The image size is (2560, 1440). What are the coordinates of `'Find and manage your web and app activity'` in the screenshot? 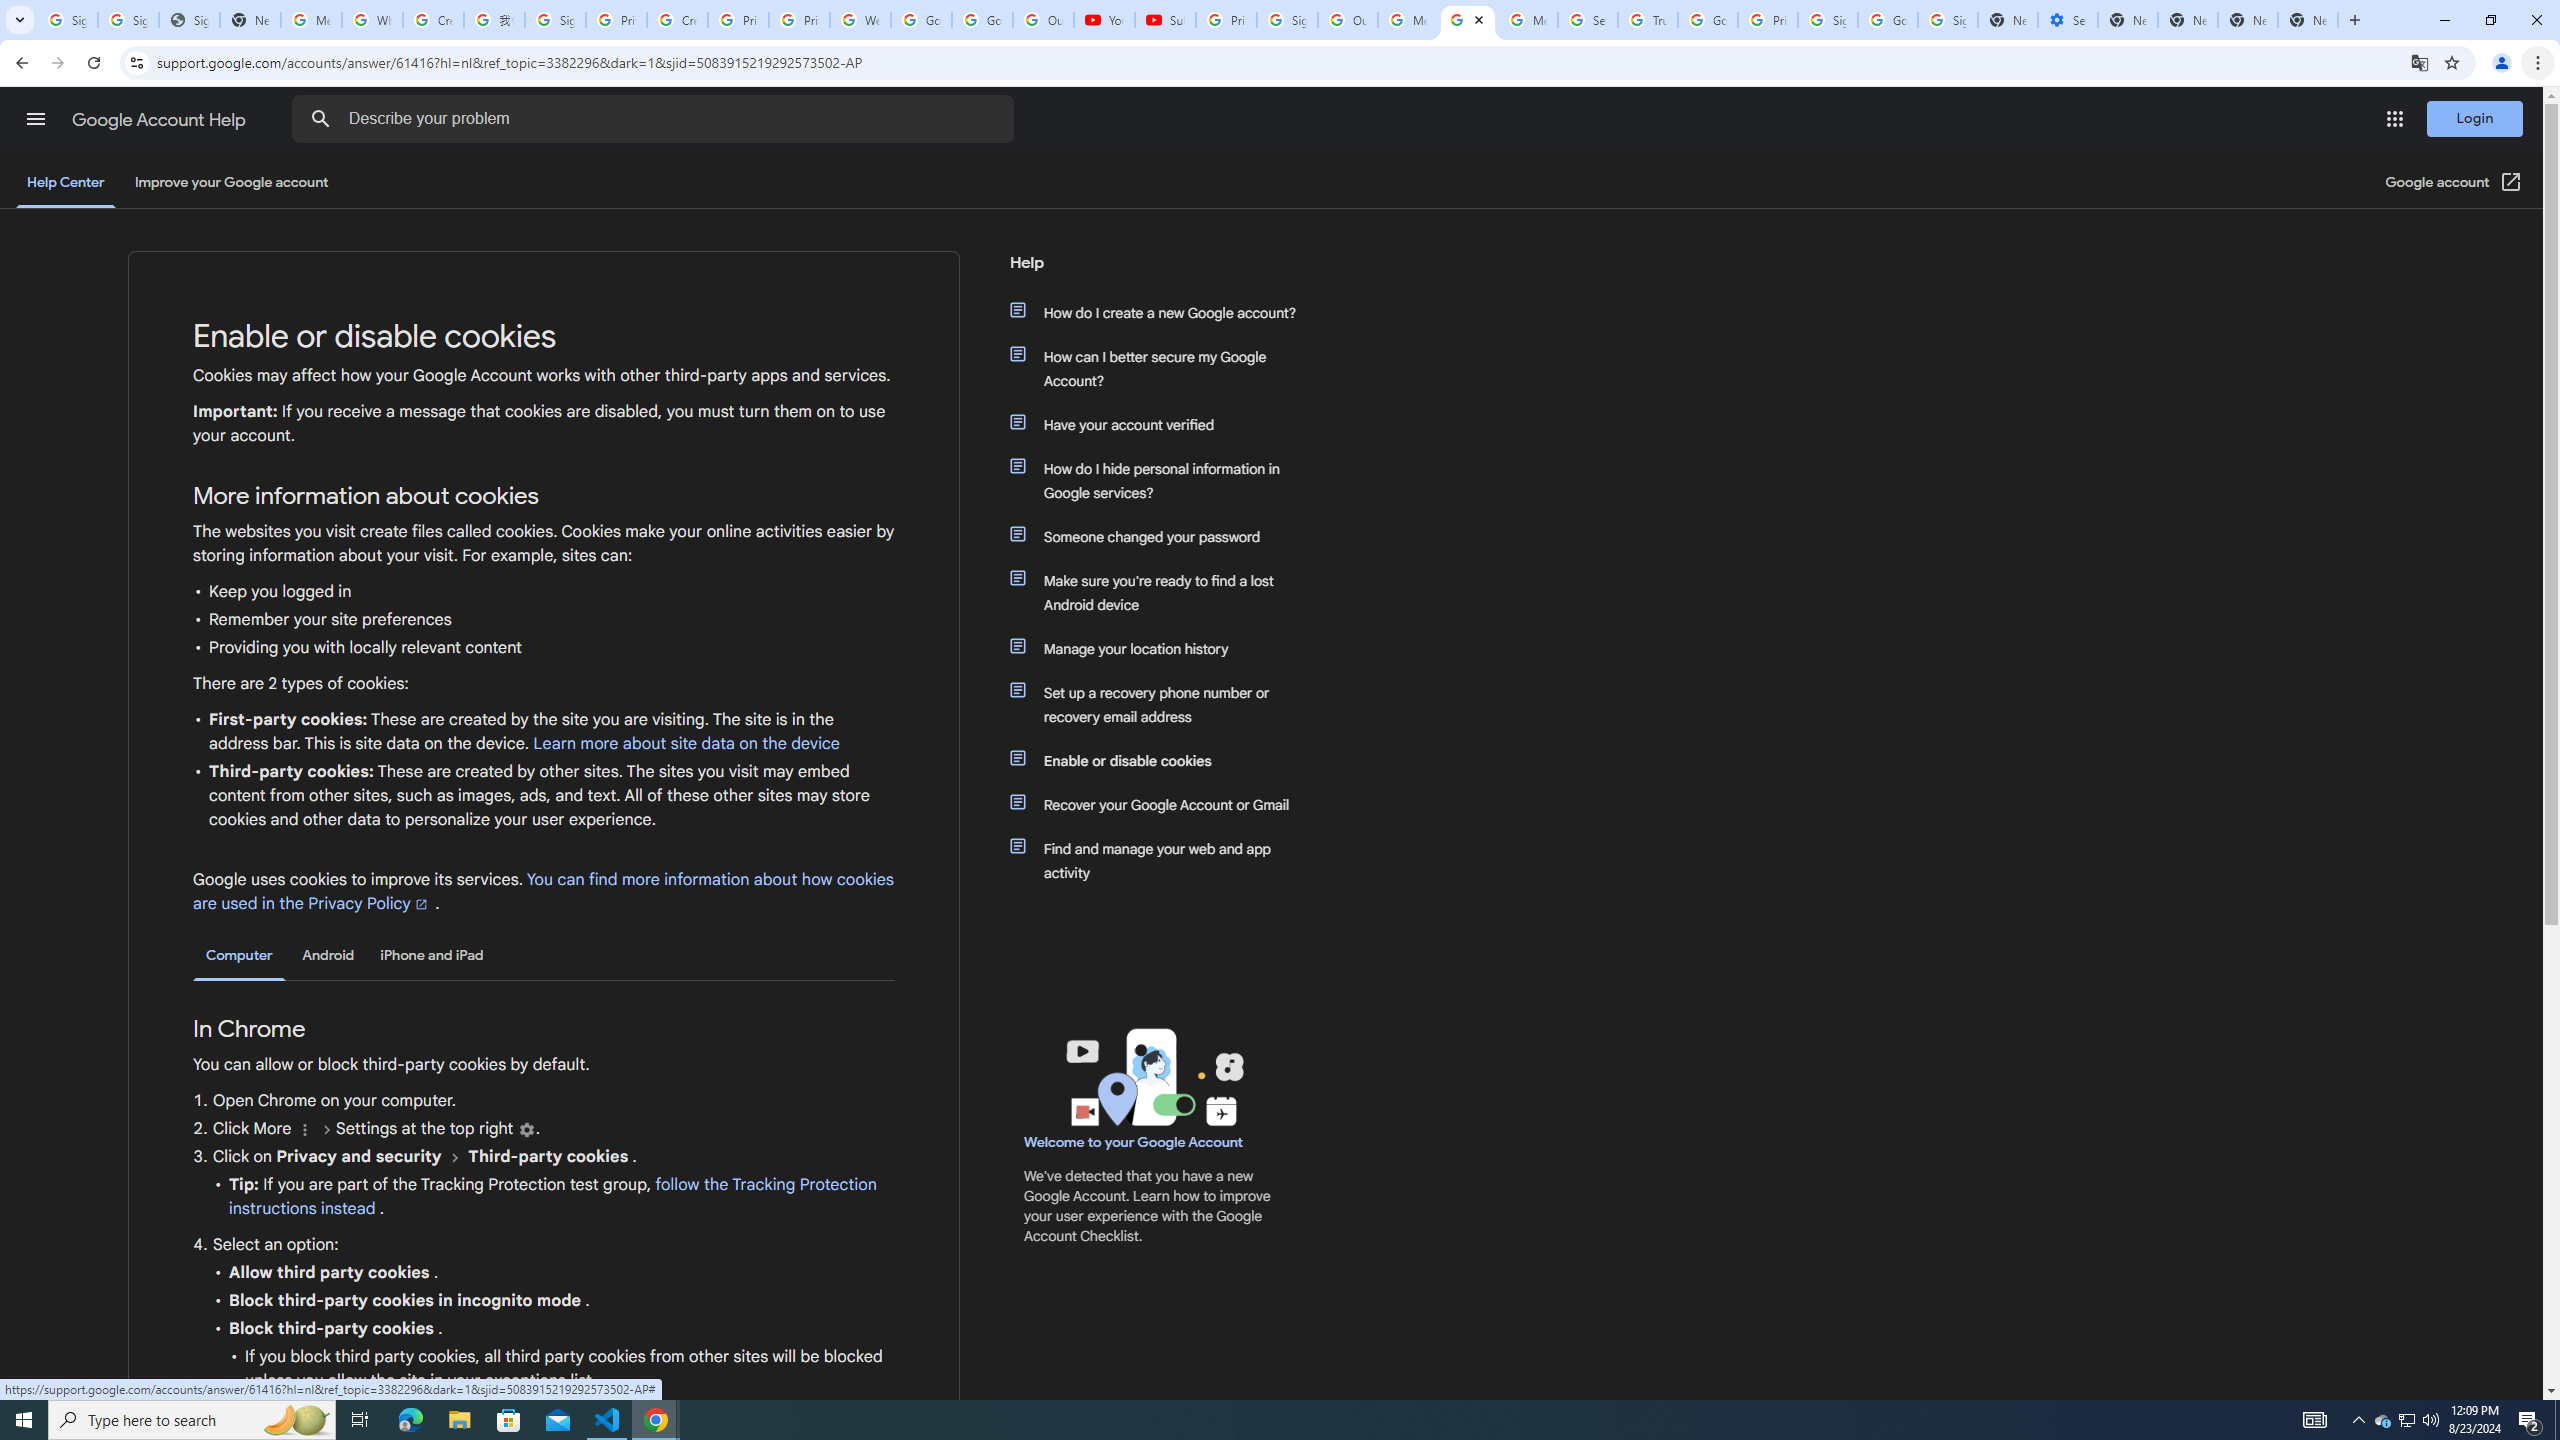 It's located at (1162, 861).